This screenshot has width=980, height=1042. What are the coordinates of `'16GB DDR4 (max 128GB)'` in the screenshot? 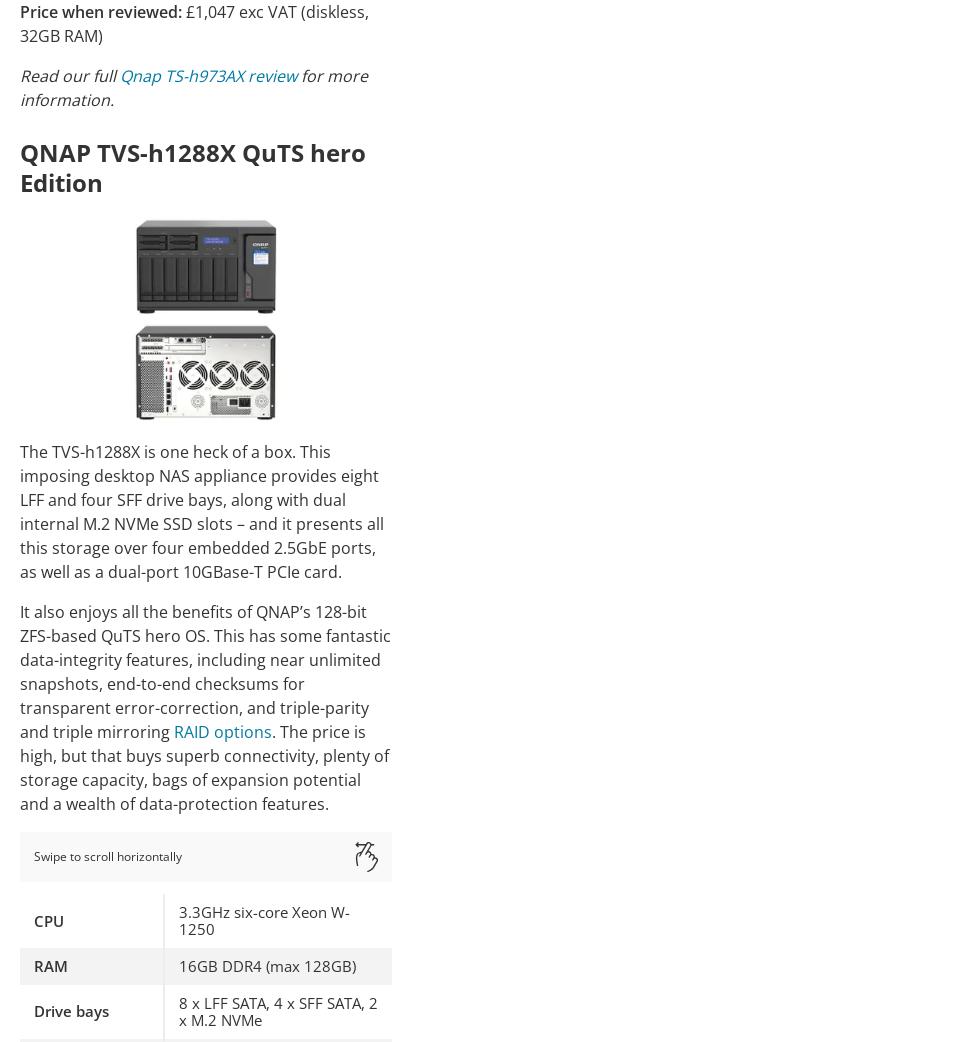 It's located at (179, 964).